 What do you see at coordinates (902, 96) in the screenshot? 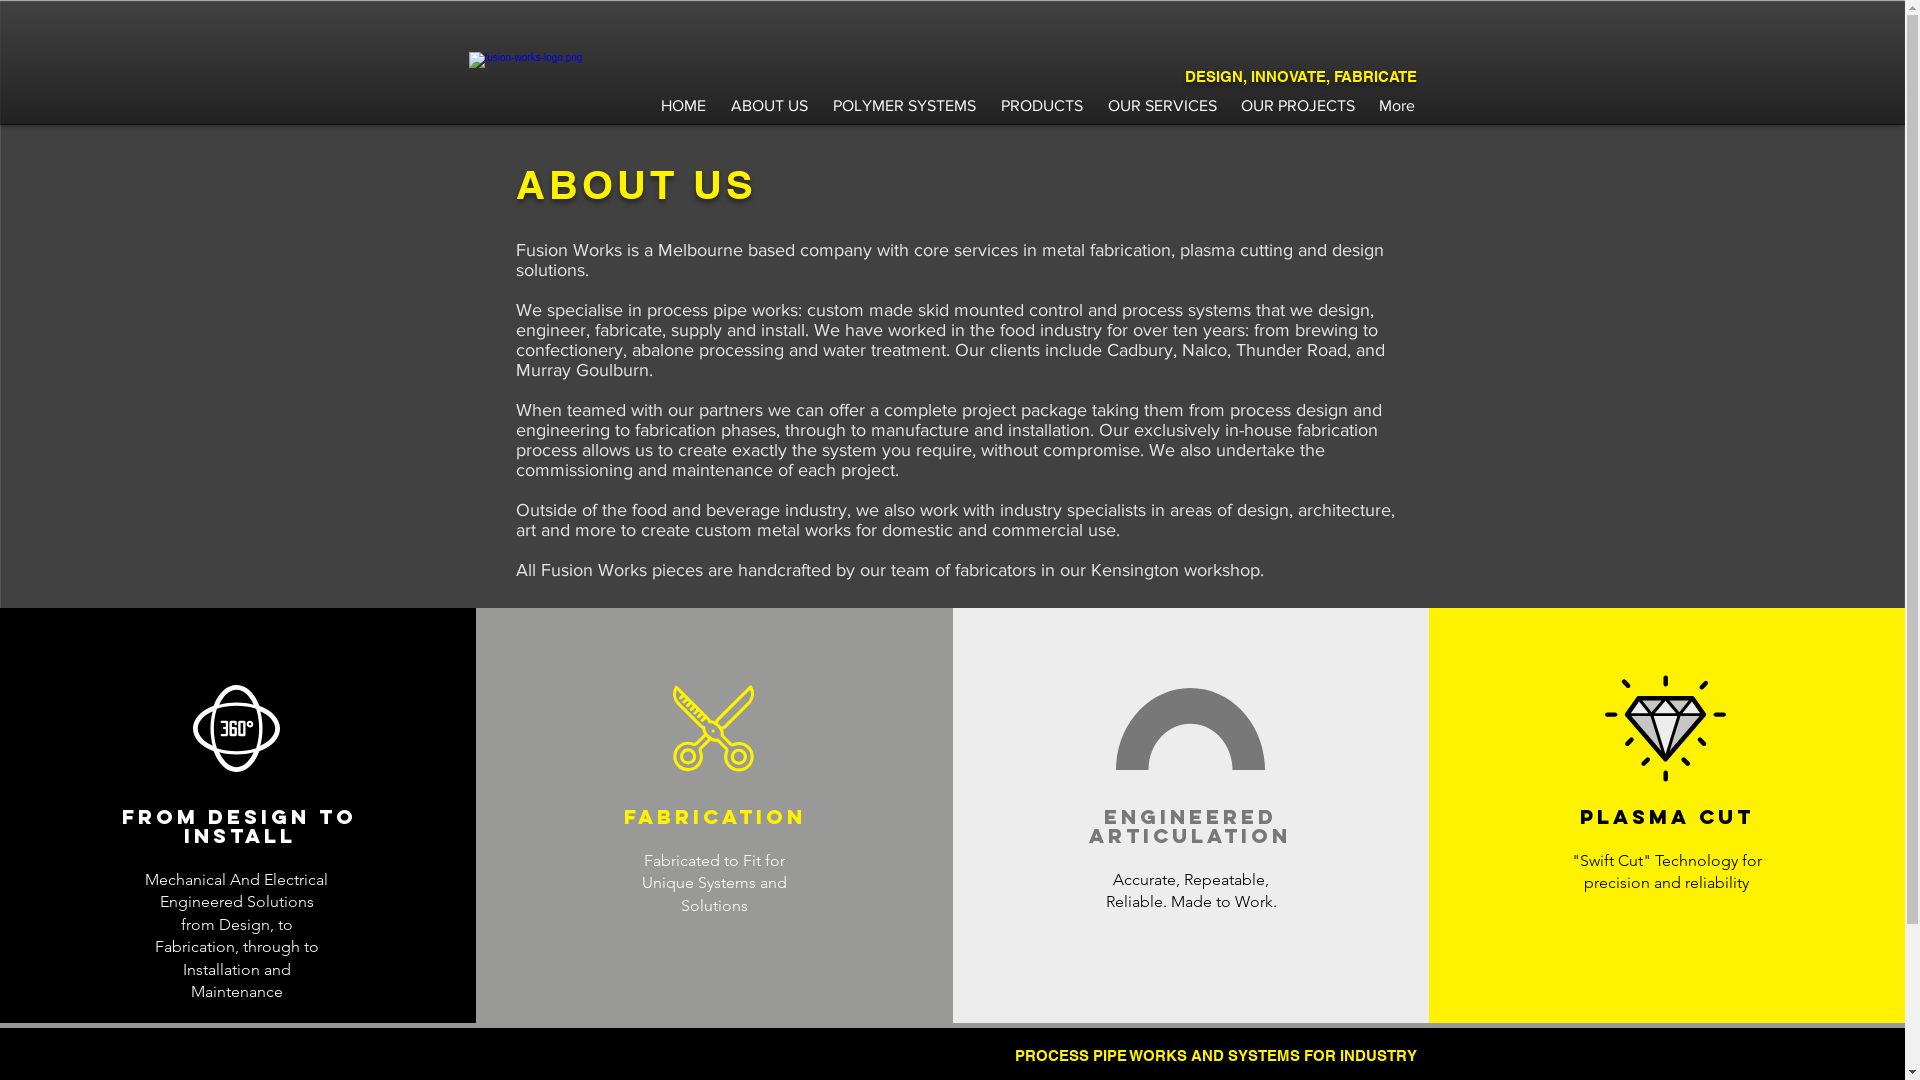
I see `'POLYMER SYSTEMS'` at bounding box center [902, 96].